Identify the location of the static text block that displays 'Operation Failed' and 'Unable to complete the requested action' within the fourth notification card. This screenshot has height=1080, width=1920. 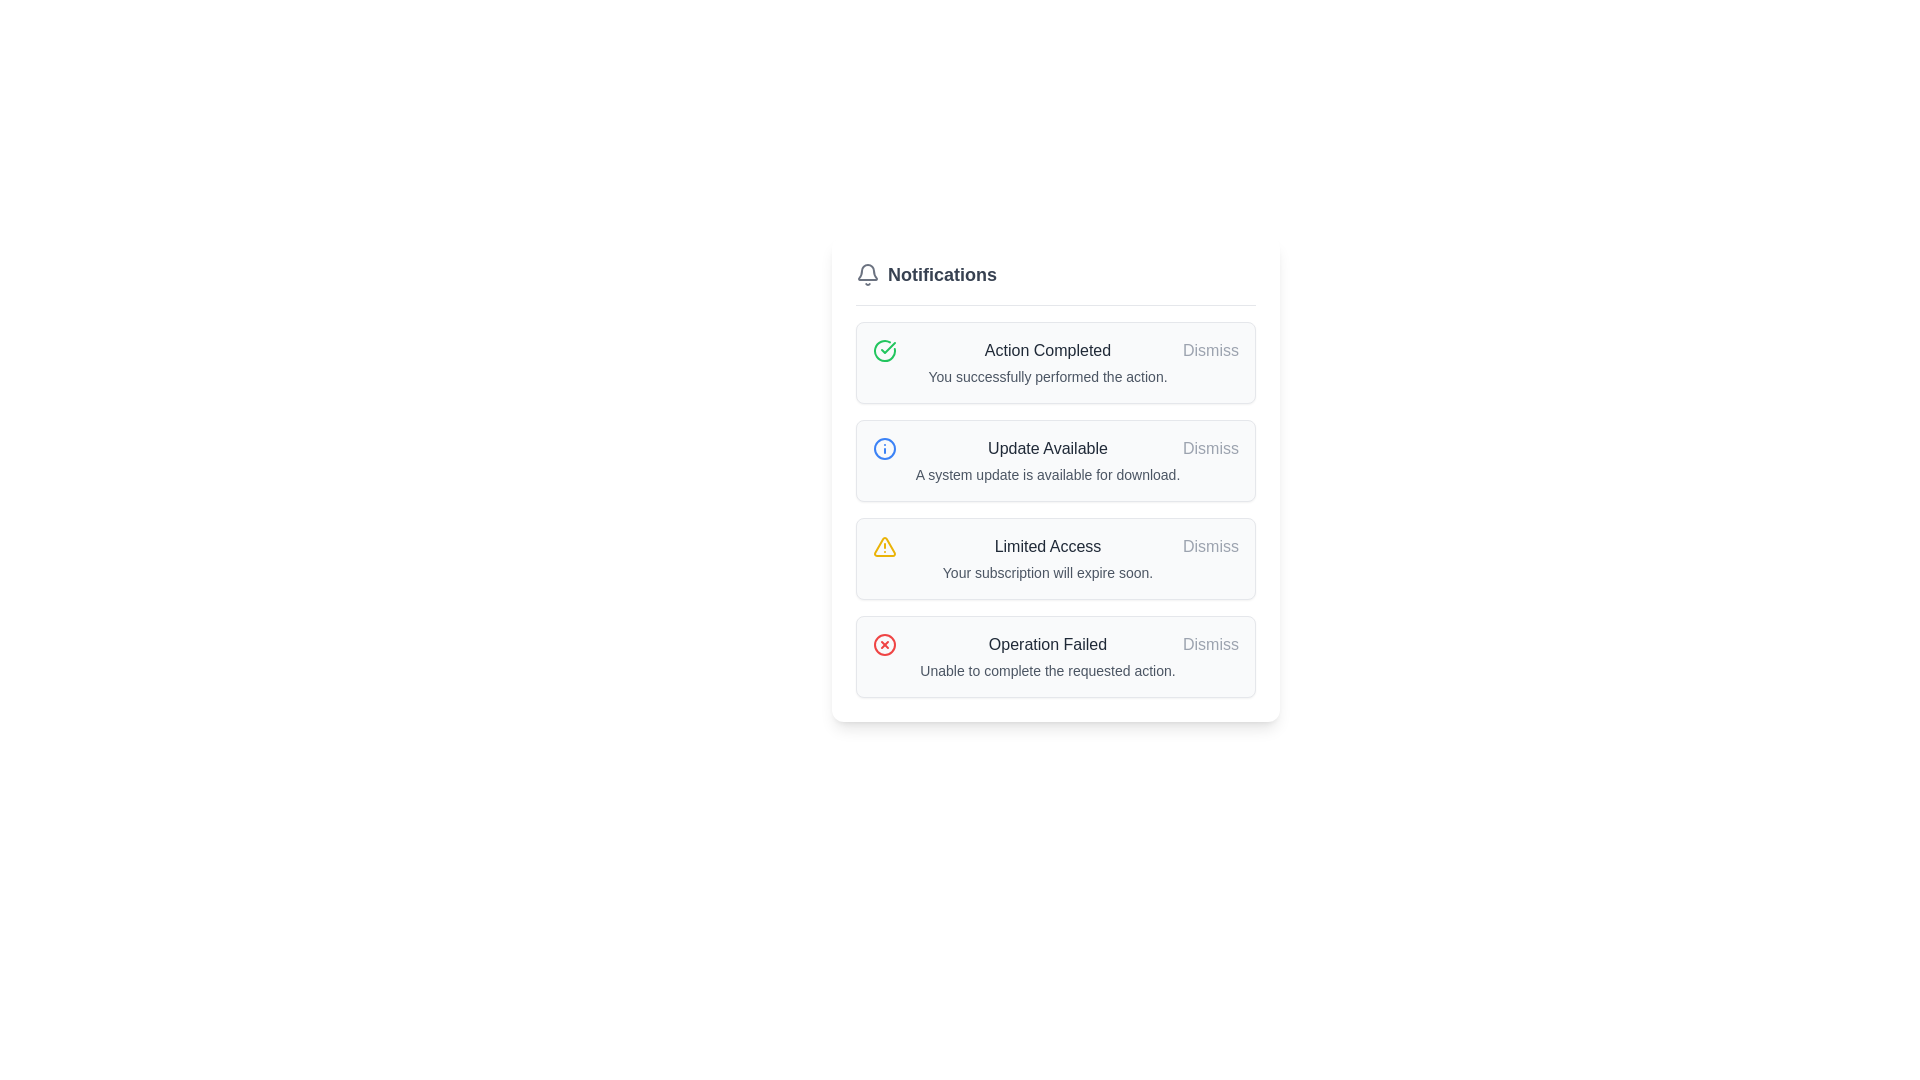
(1046, 656).